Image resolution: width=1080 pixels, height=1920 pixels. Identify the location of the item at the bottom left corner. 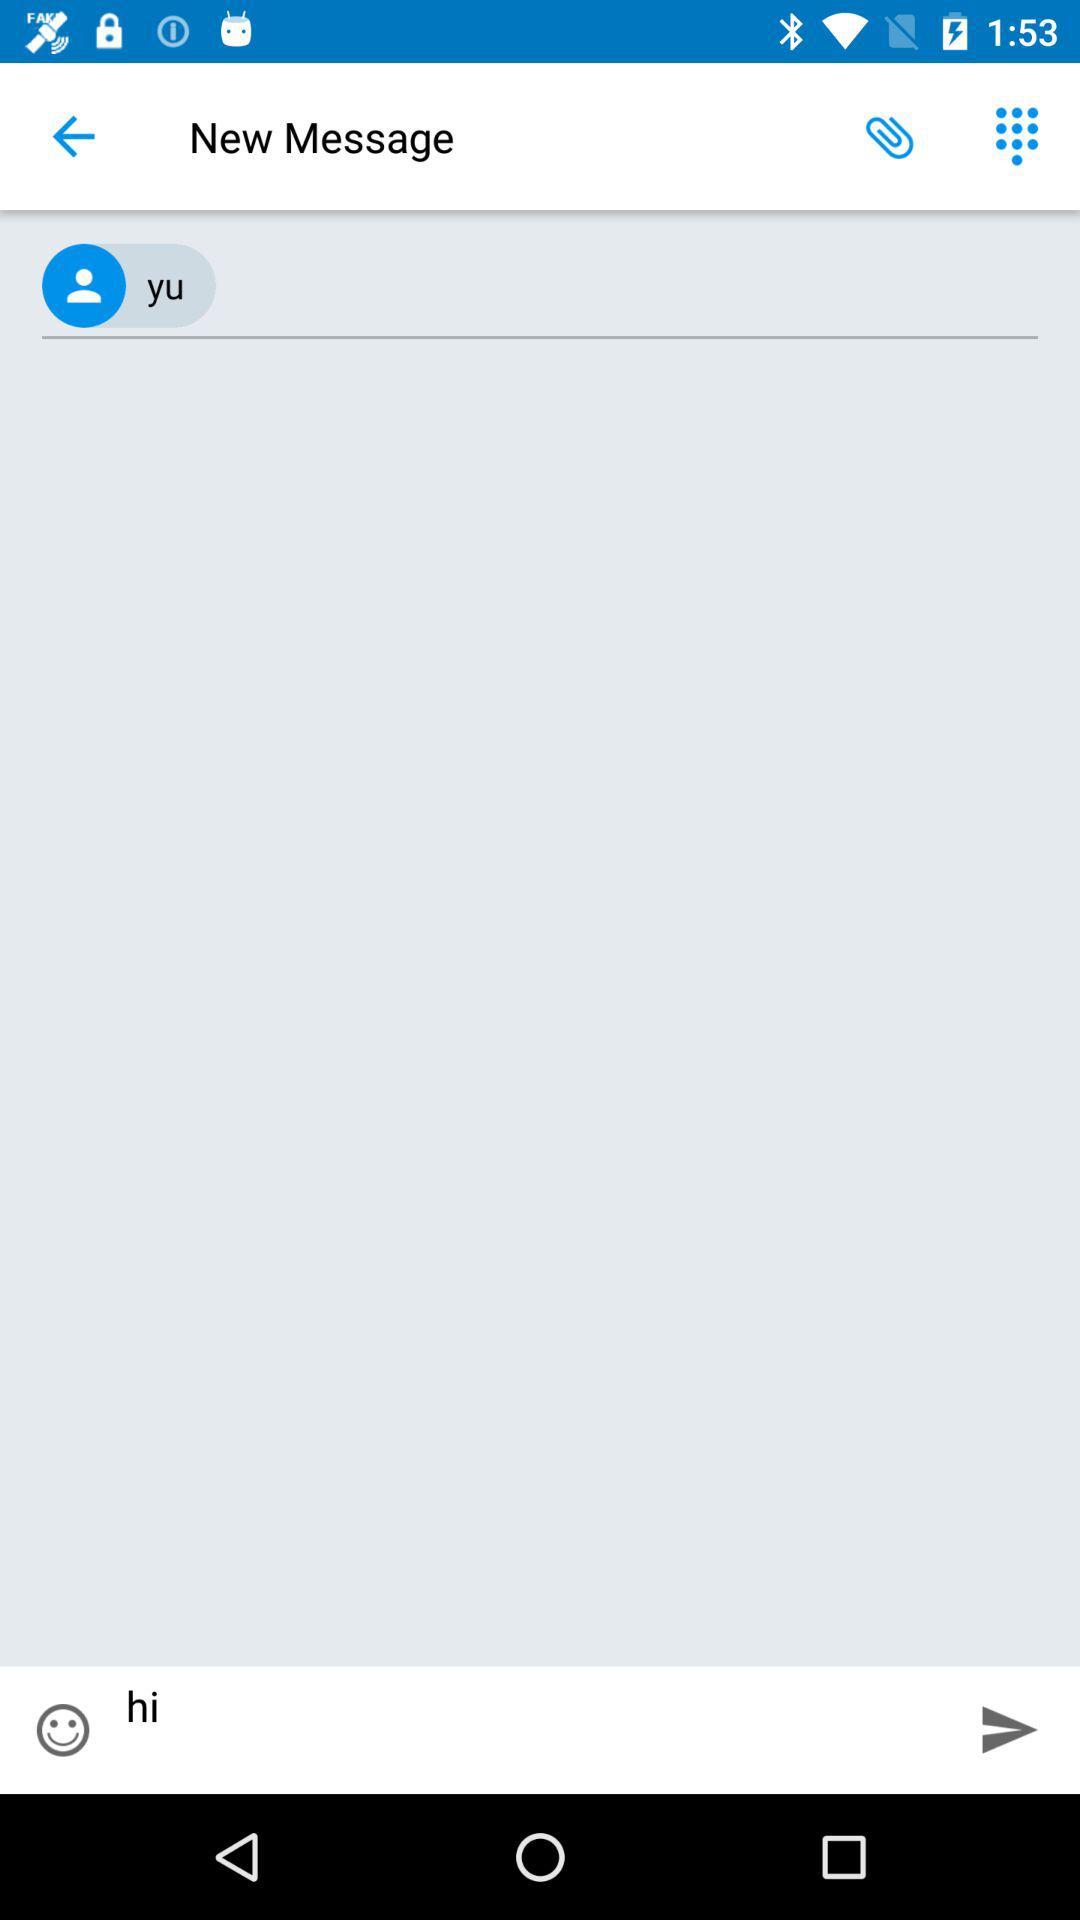
(61, 1729).